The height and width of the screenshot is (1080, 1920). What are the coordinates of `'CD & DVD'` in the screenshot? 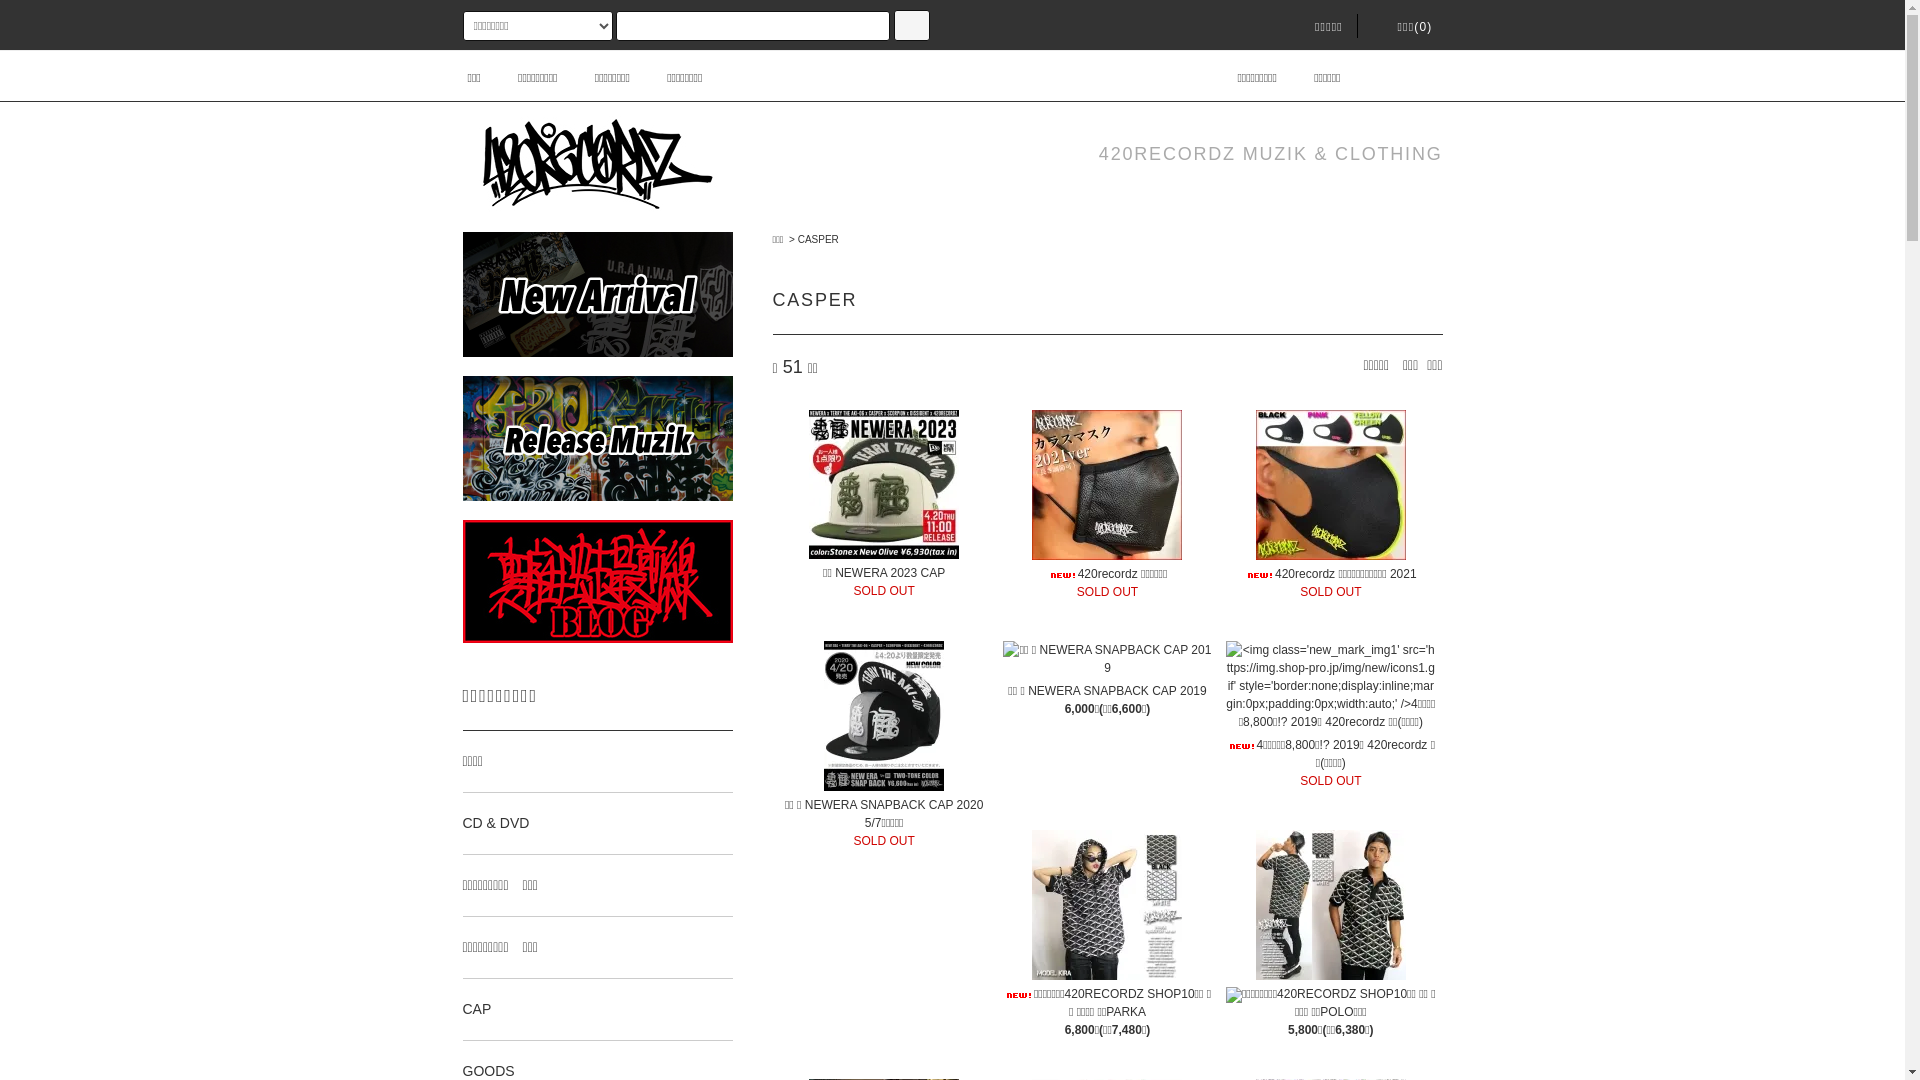 It's located at (595, 823).